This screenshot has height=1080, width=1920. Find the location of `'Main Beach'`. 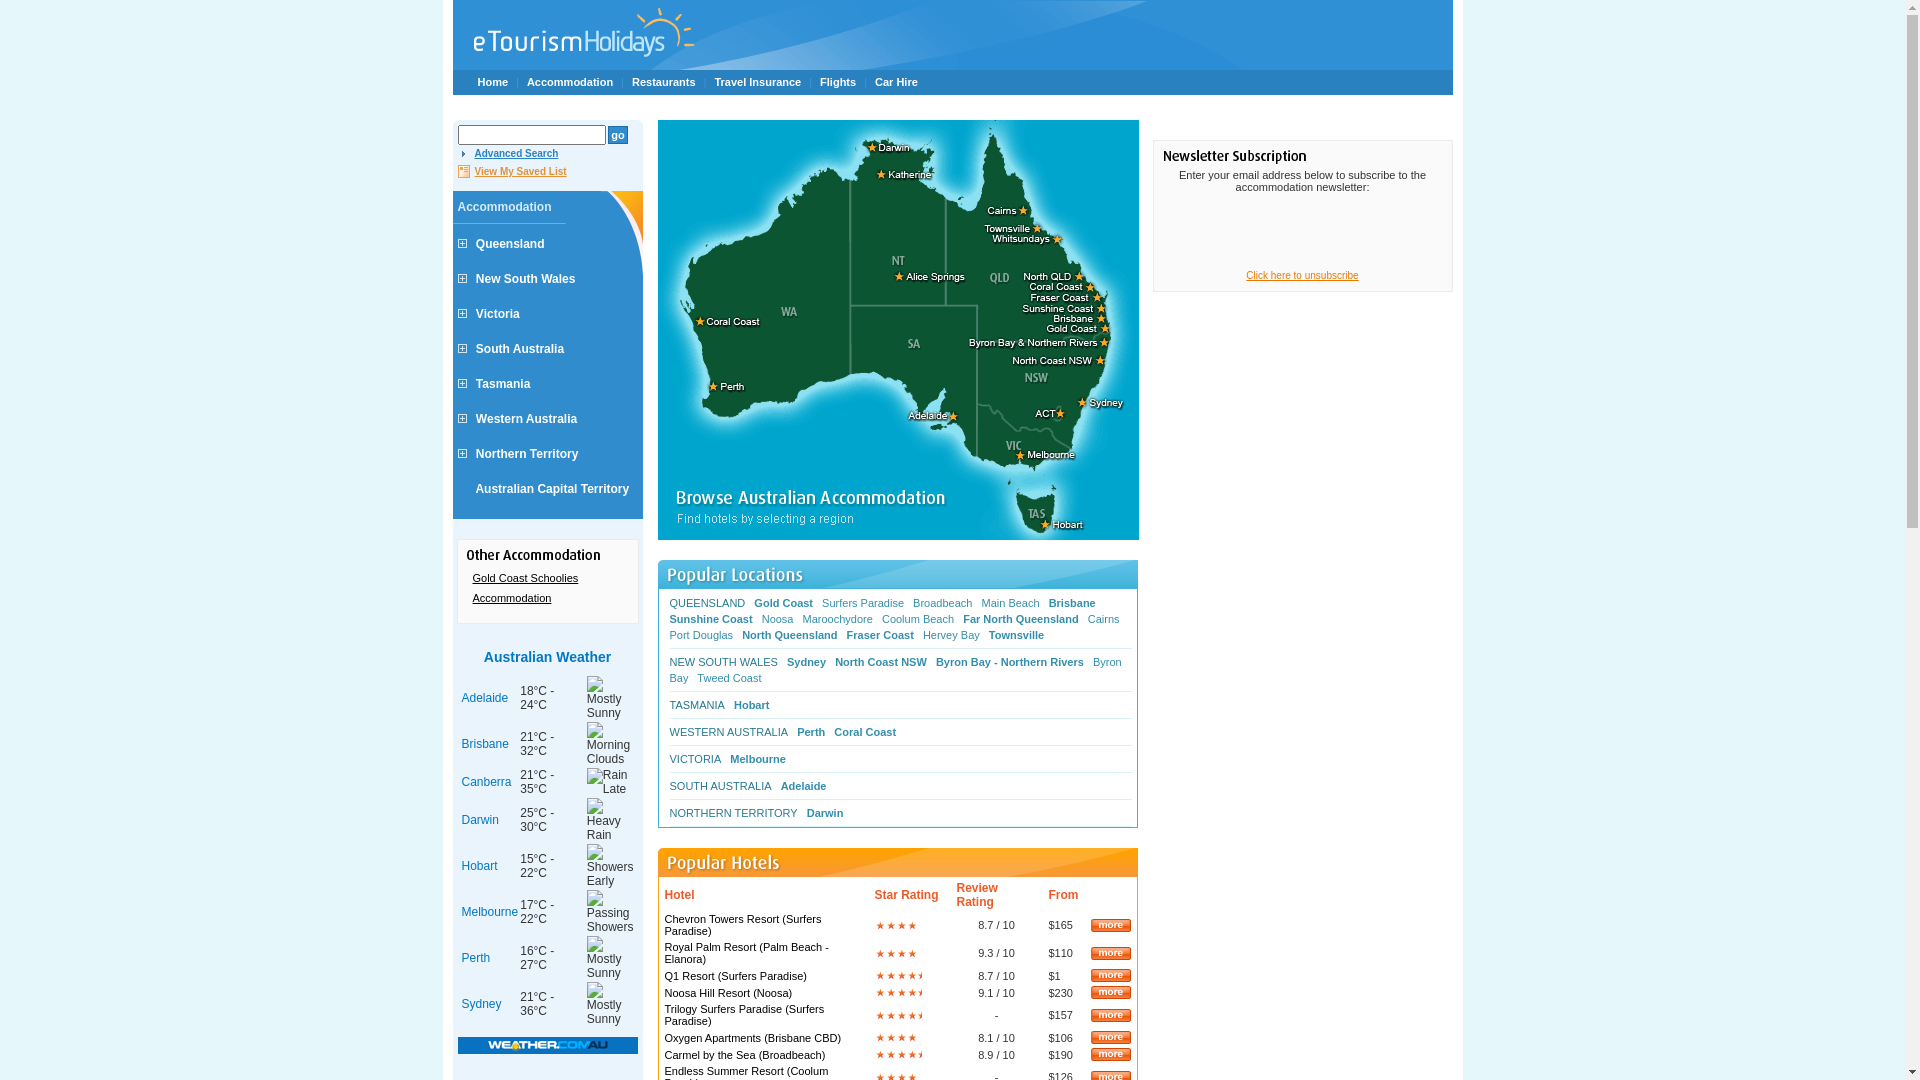

'Main Beach' is located at coordinates (1012, 601).